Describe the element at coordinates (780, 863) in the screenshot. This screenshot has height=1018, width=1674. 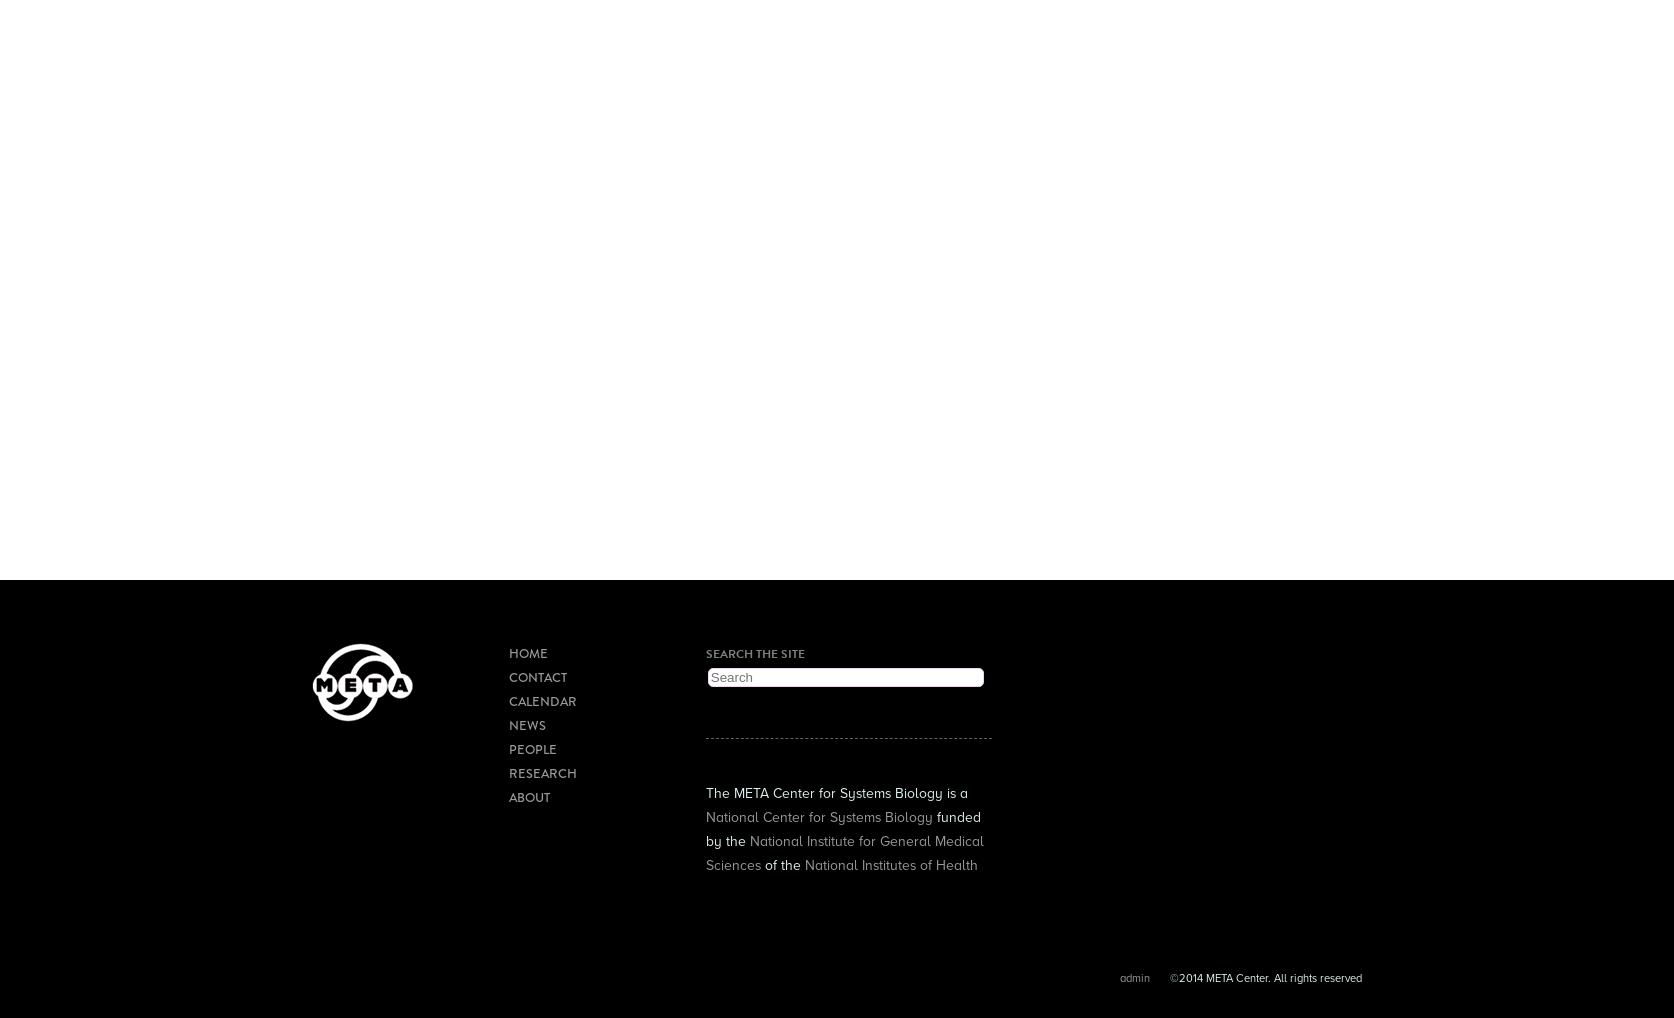
I see `'of the'` at that location.